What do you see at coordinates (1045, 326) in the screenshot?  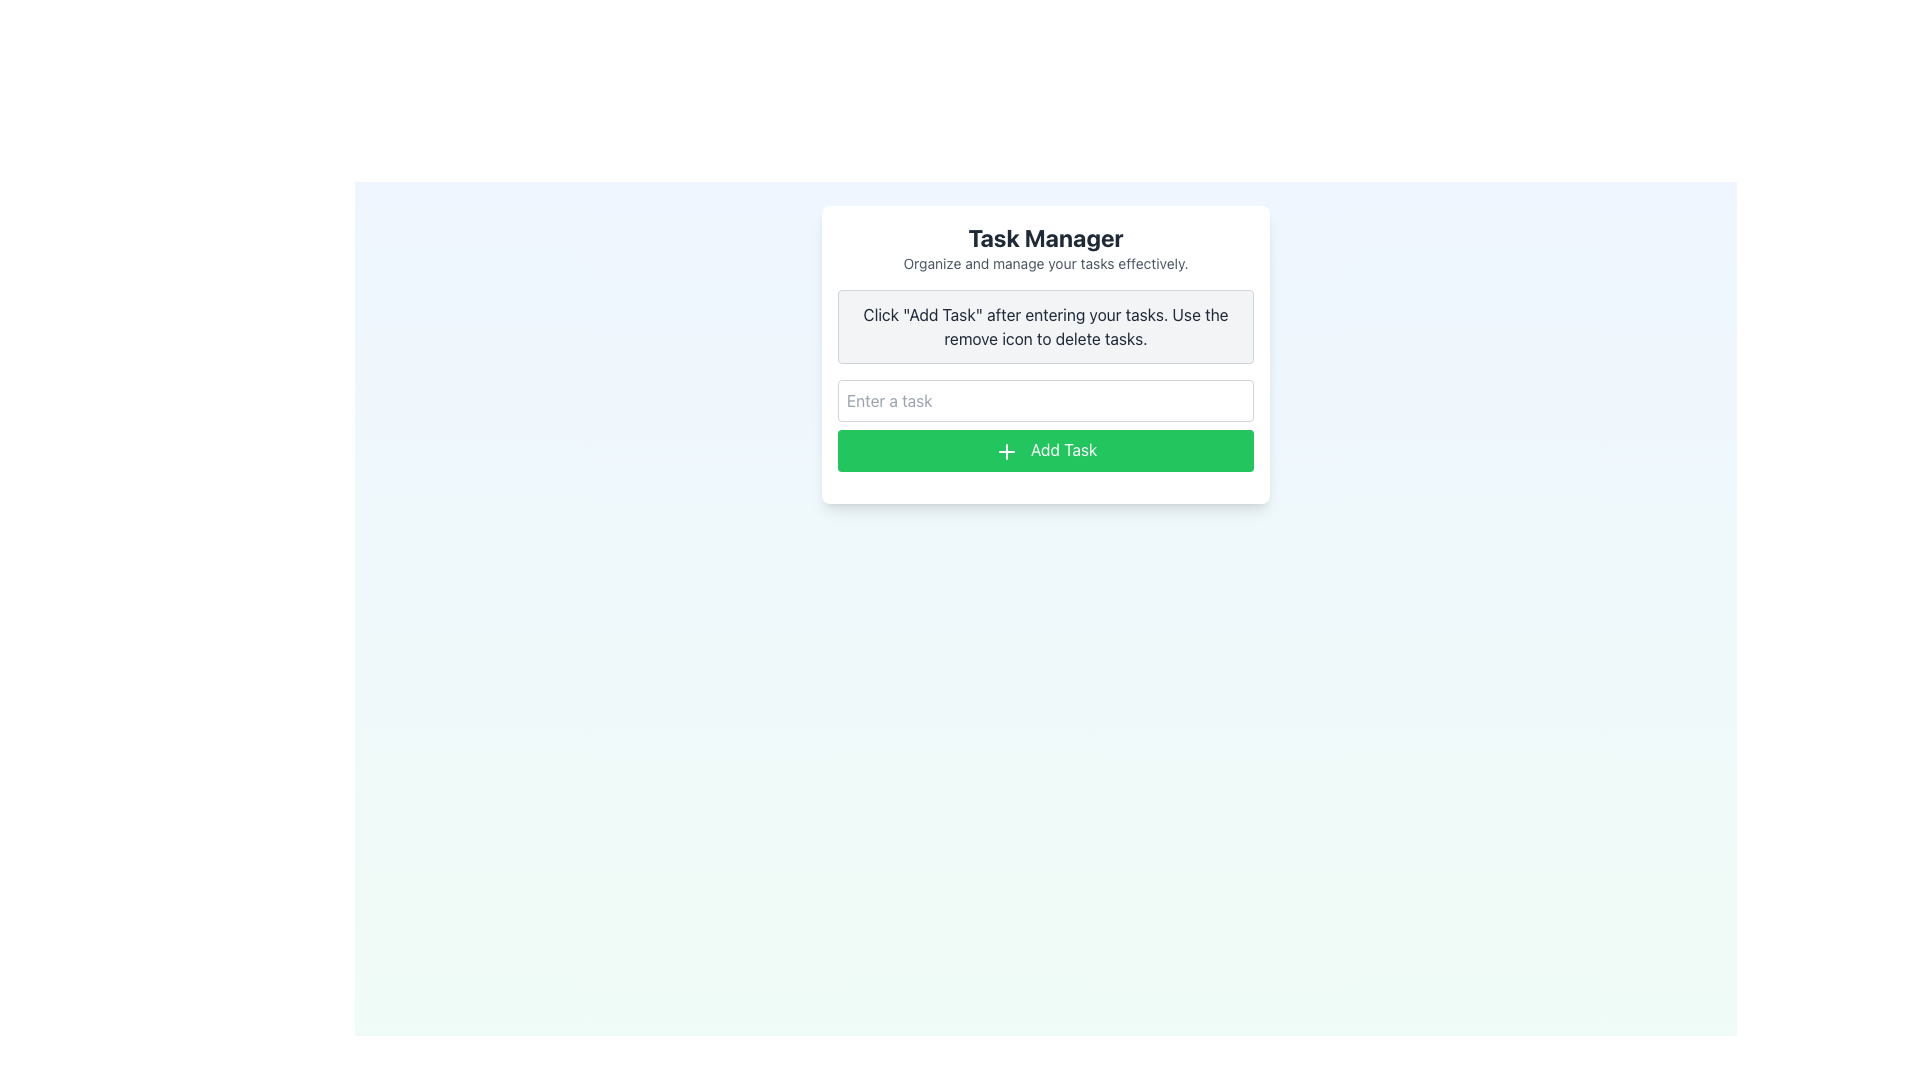 I see `the static text block that serves as an instructional guide for the user, located below the title 'Task Manager'` at bounding box center [1045, 326].